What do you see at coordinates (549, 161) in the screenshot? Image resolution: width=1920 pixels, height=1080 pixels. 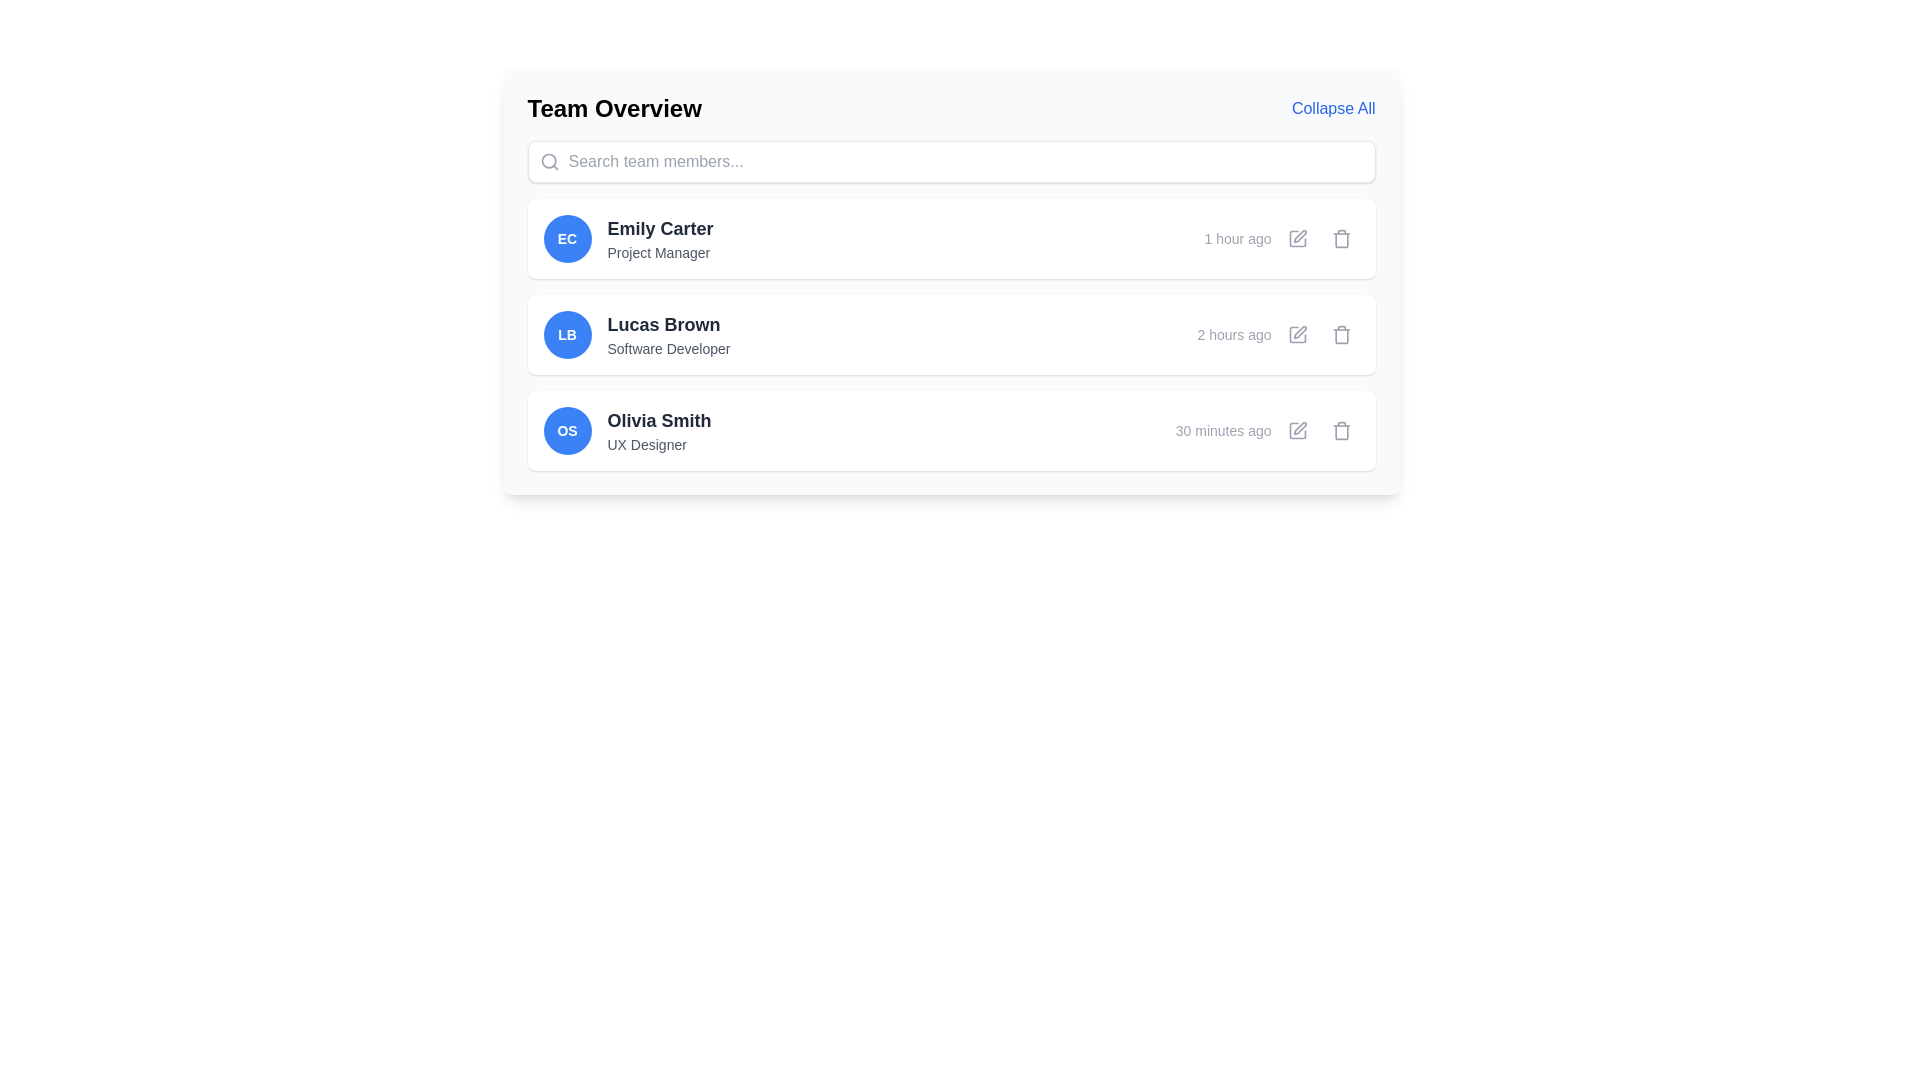 I see `the search icon located on the leftmost side of the search input box below the 'Team Overview' heading` at bounding box center [549, 161].